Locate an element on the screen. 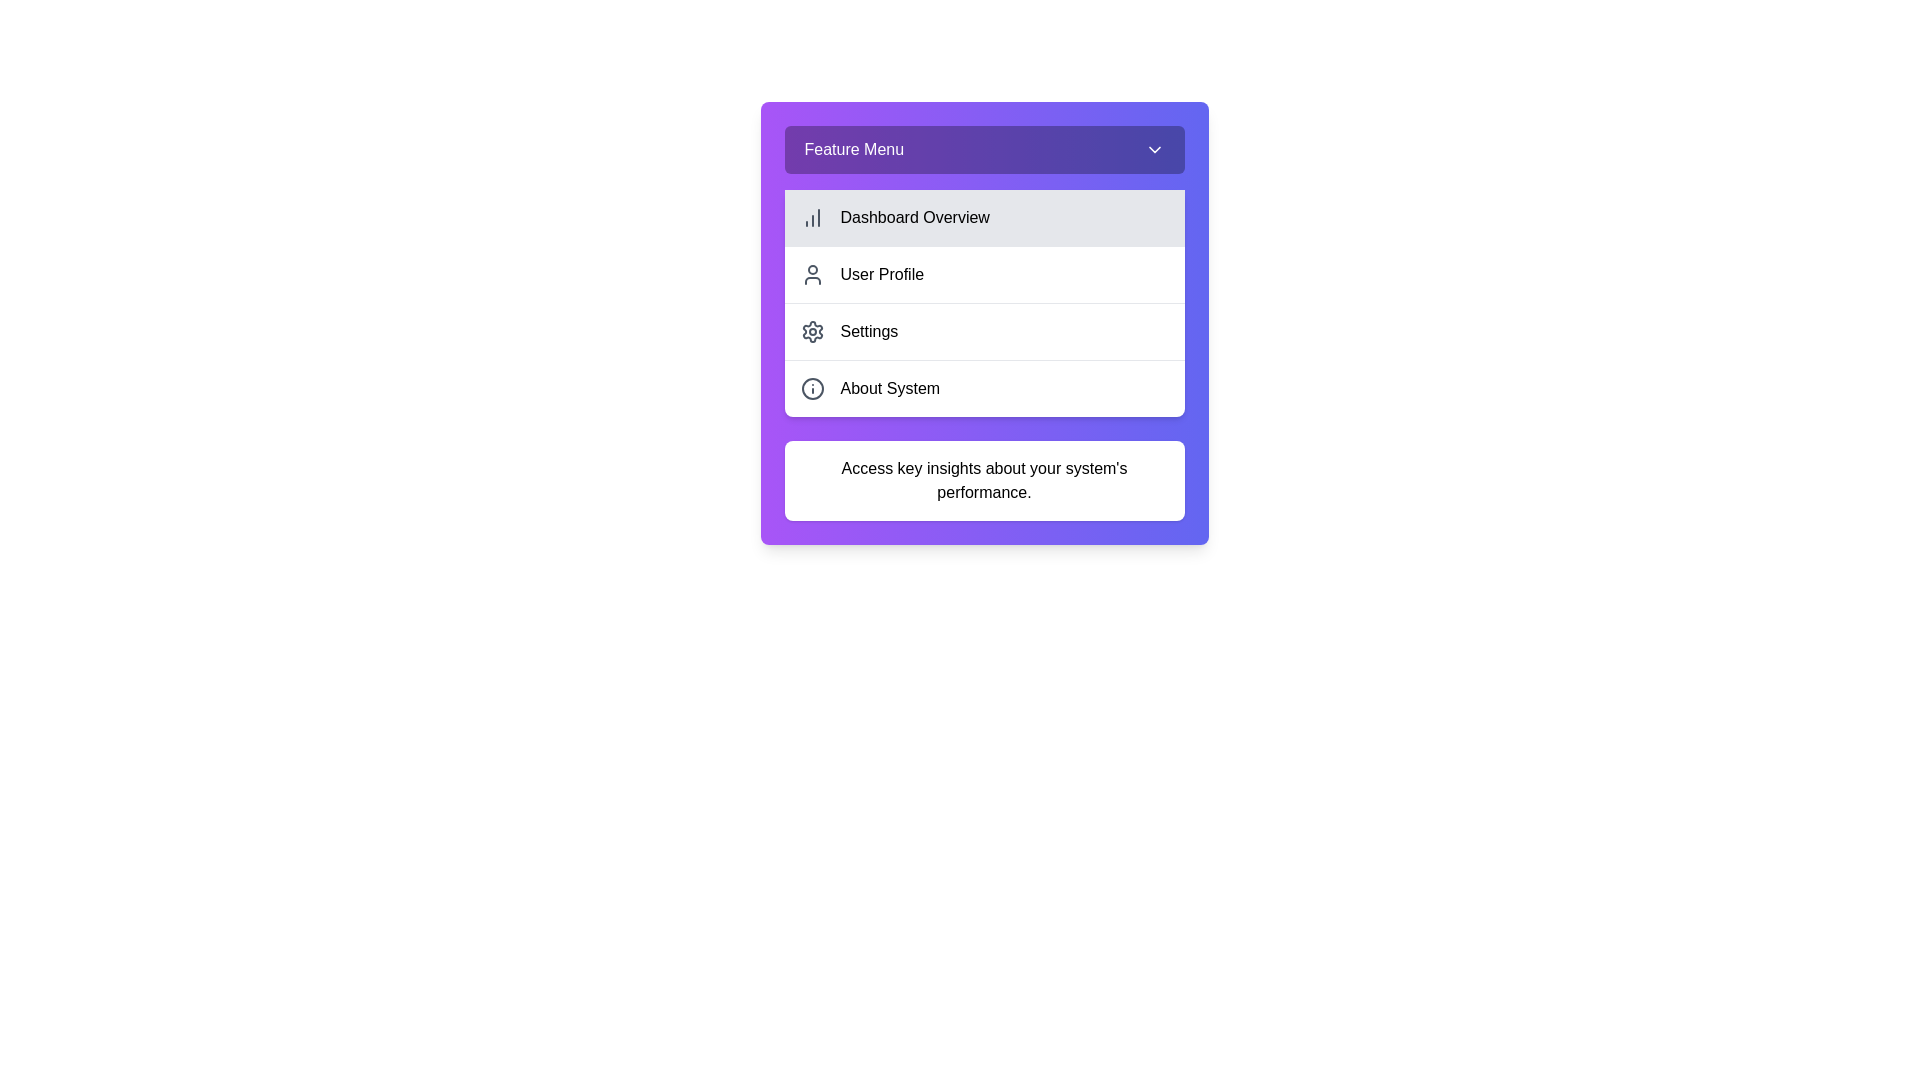 Image resolution: width=1920 pixels, height=1080 pixels. the gear icon which is positioned to the left of the 'Settings' text is located at coordinates (812, 330).